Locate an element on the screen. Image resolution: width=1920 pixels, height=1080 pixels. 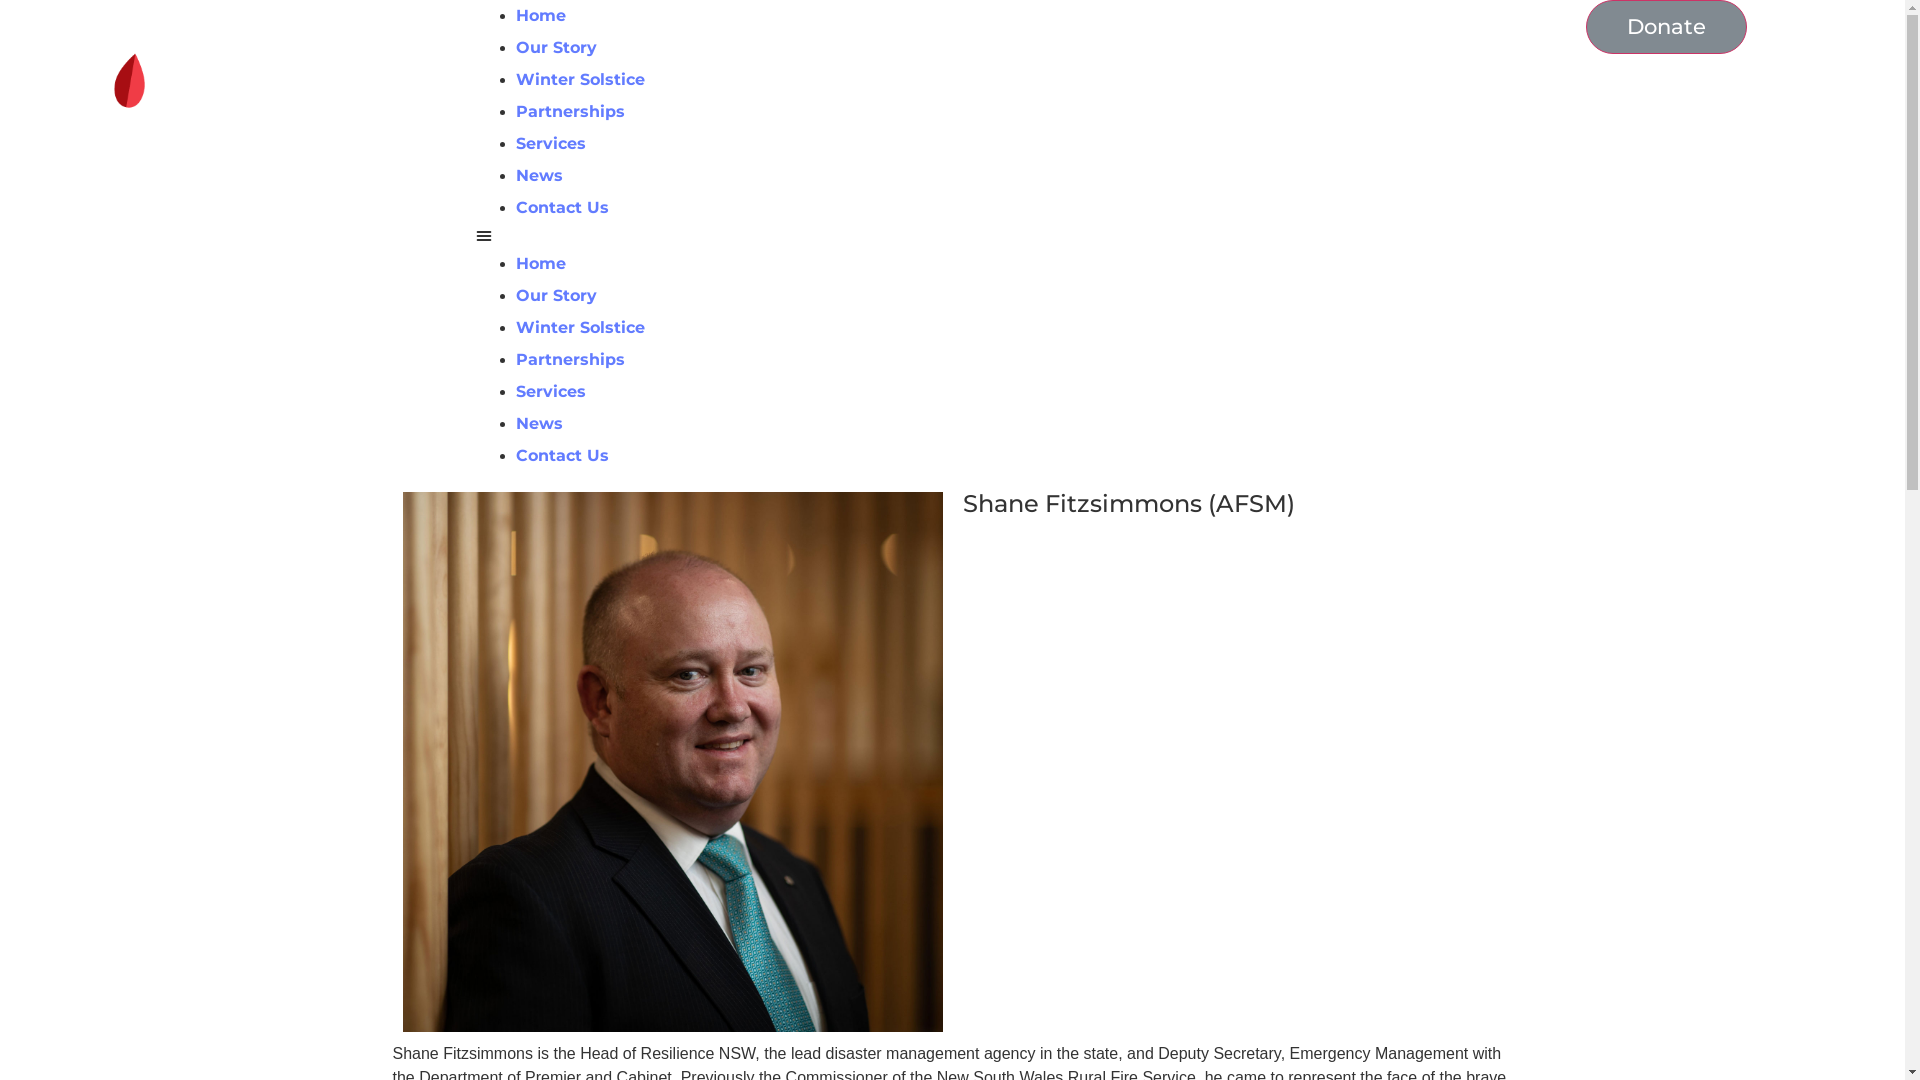
'Contact Us' is located at coordinates (561, 207).